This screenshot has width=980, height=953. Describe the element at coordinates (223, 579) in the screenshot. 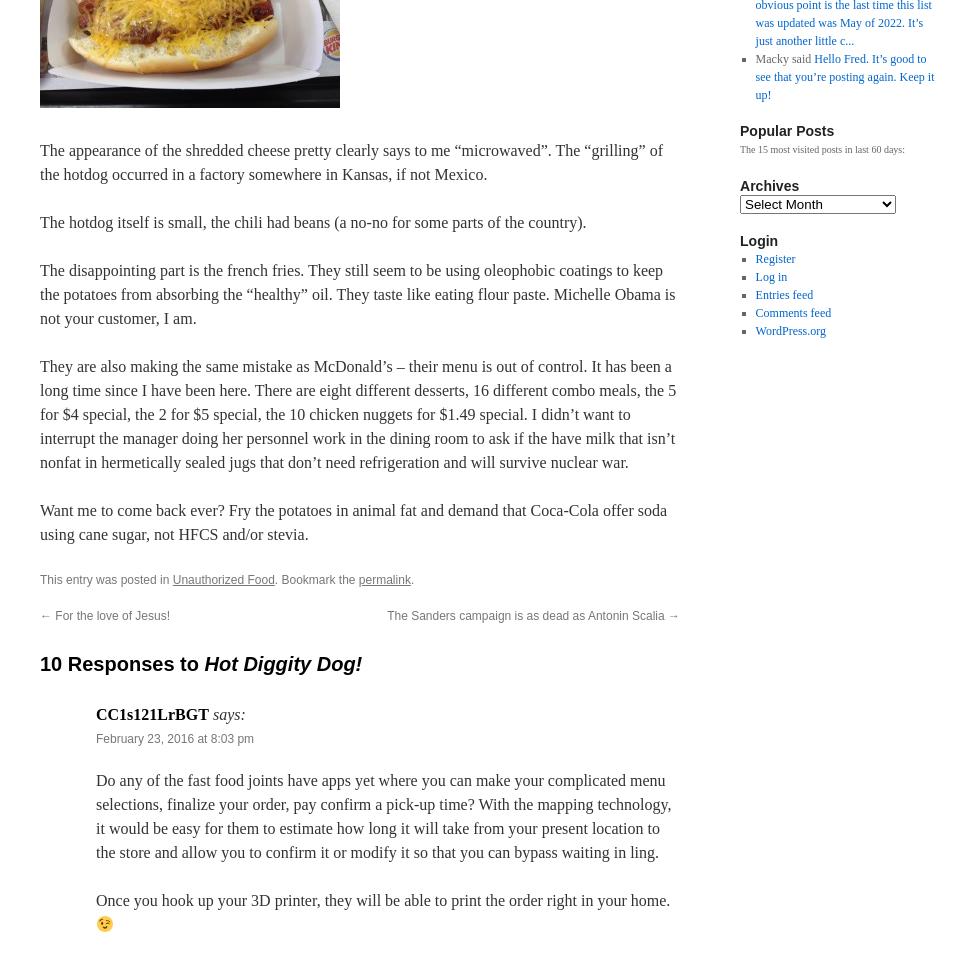

I see `'Unauthorized Food'` at that location.